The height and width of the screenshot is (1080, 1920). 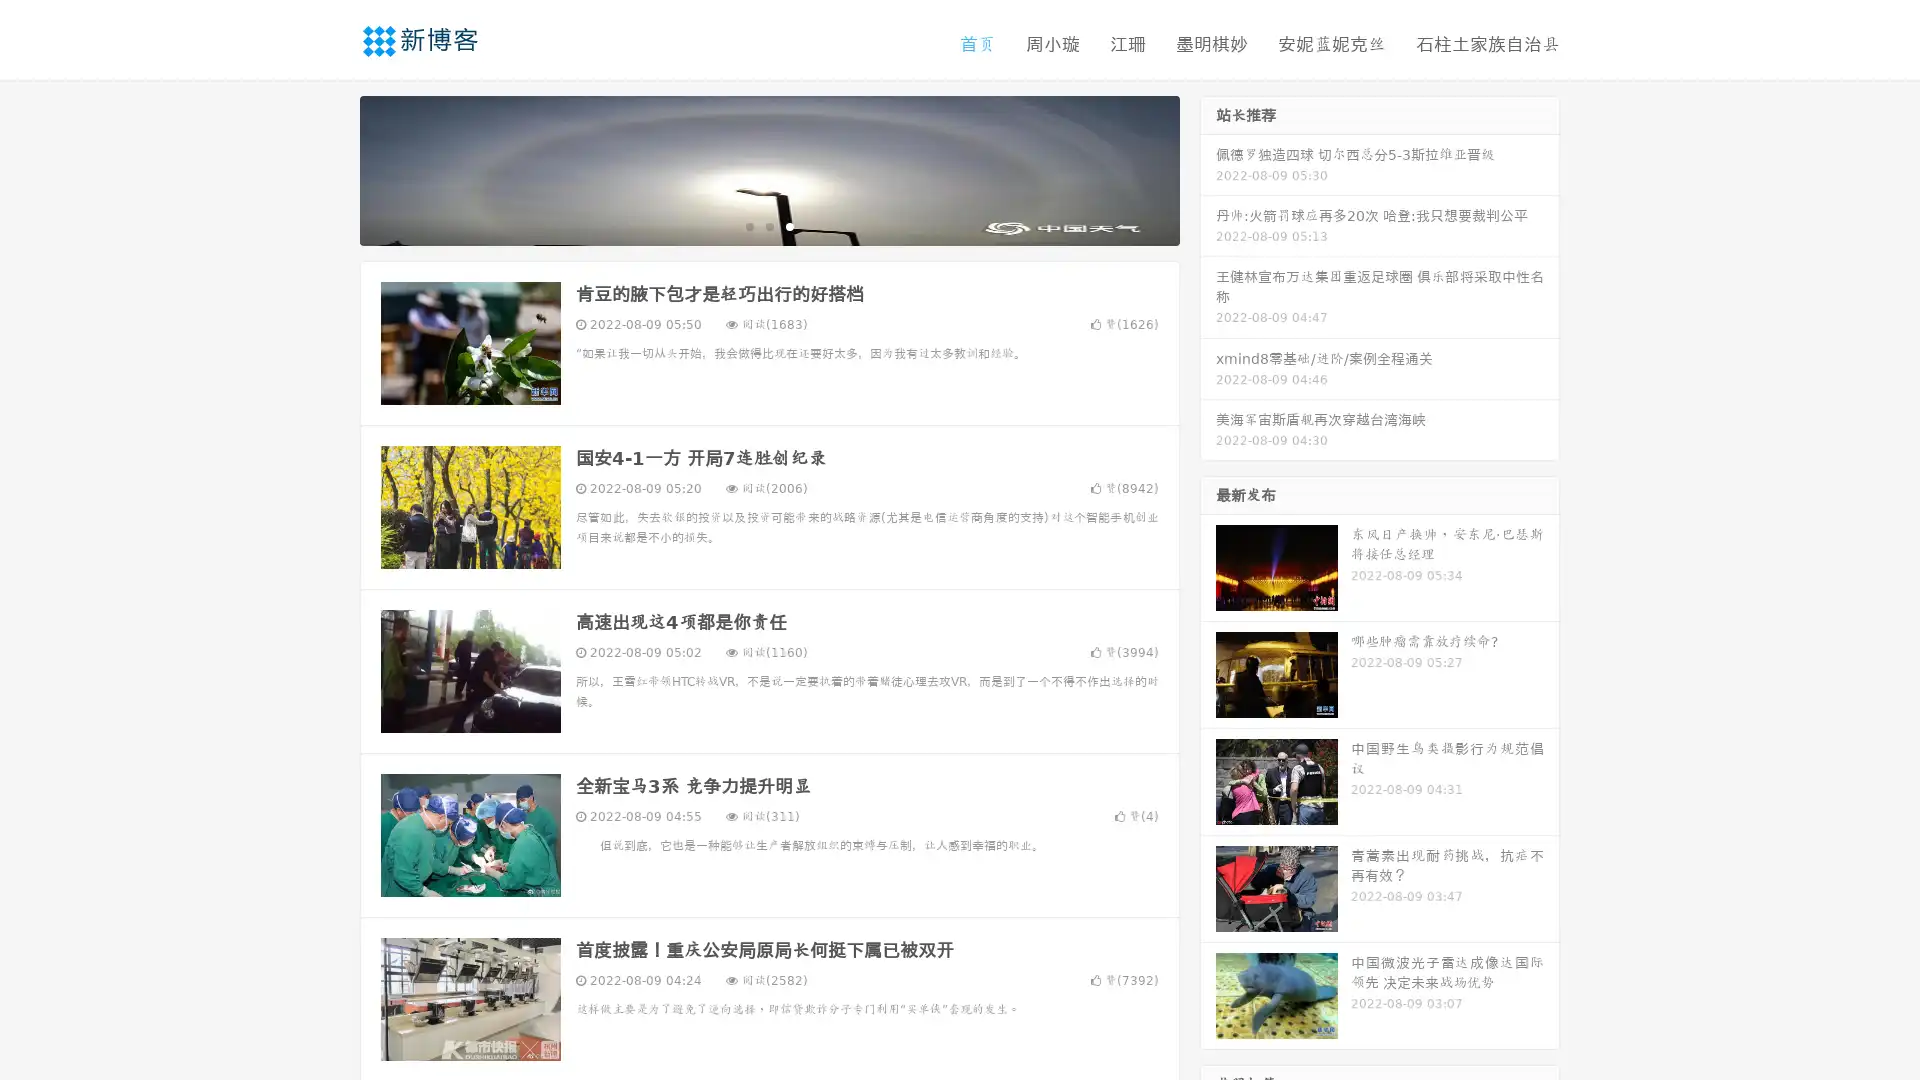 What do you see at coordinates (330, 168) in the screenshot?
I see `Previous slide` at bounding box center [330, 168].